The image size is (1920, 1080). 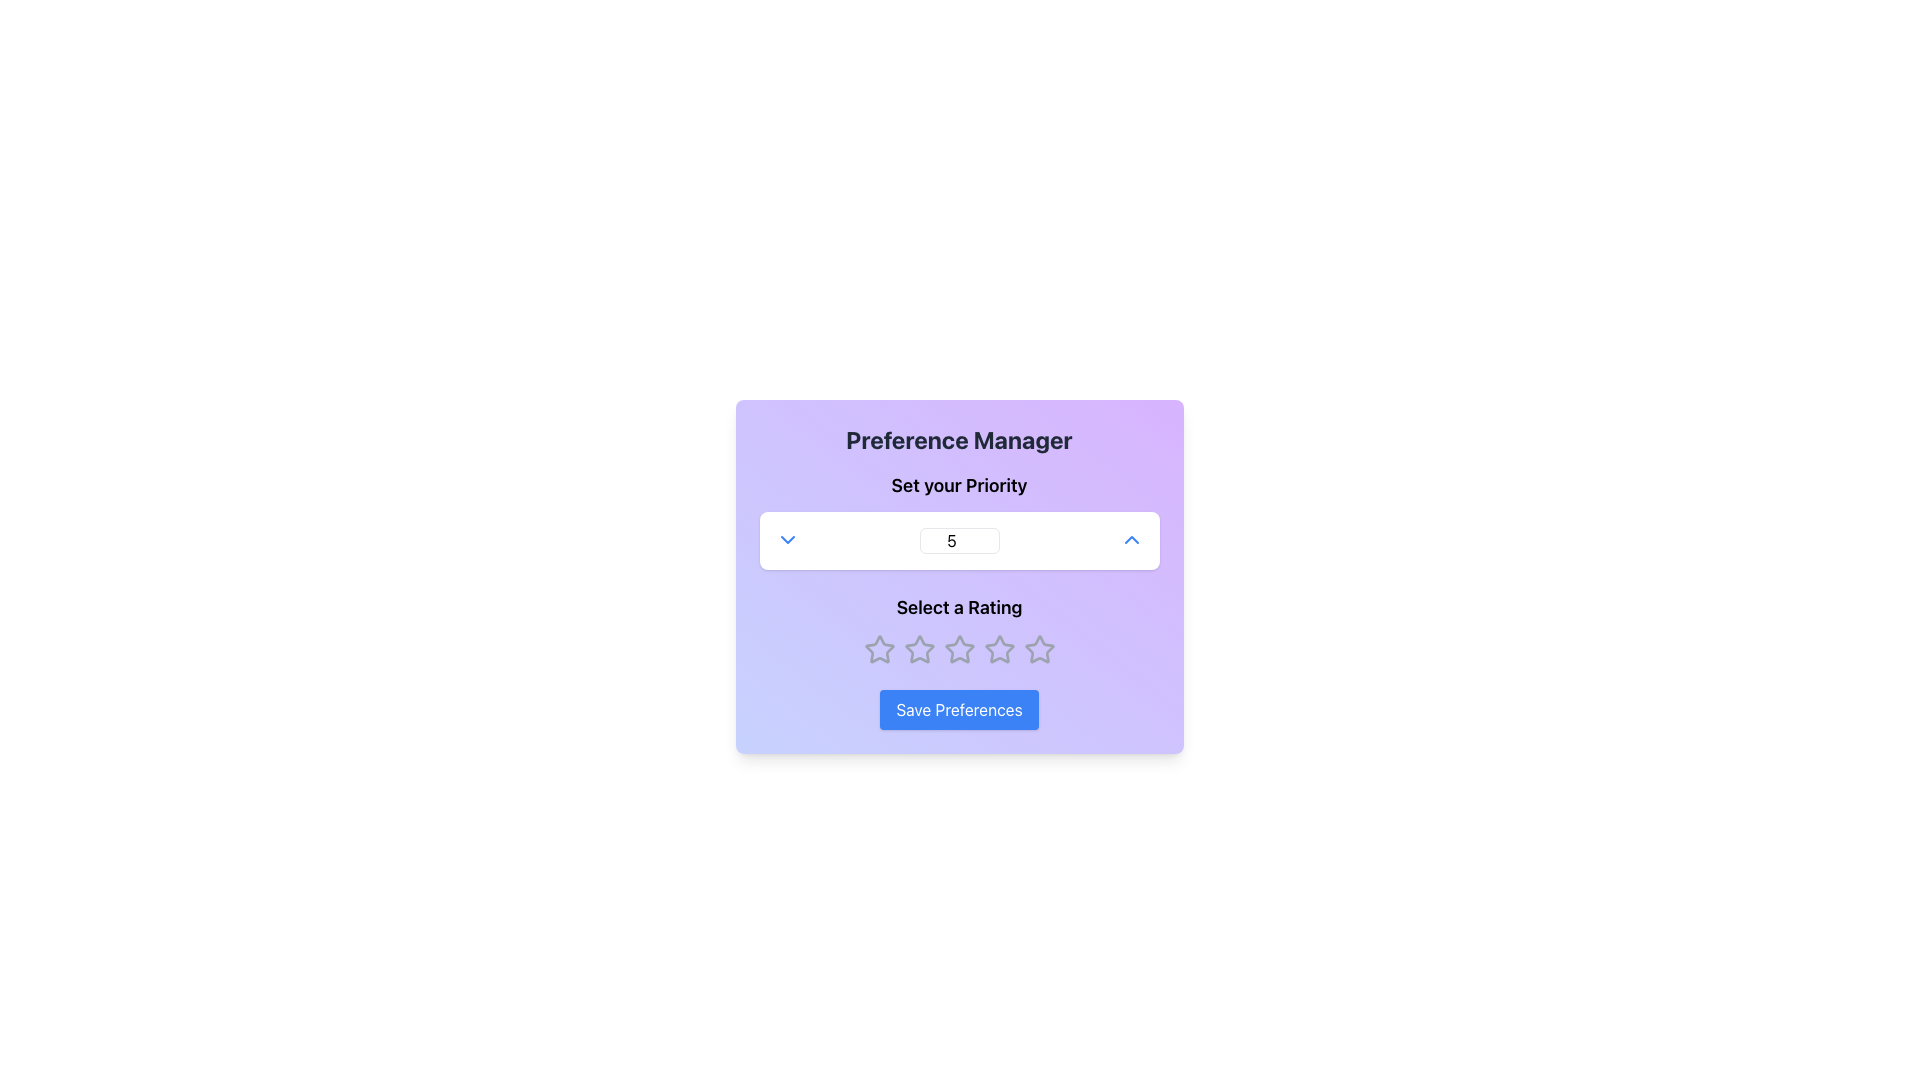 I want to click on the header that reads 'Select a Rating.' which is centrally positioned below the 'Set your Priority' dropdown input and above a row of star icons, so click(x=958, y=607).